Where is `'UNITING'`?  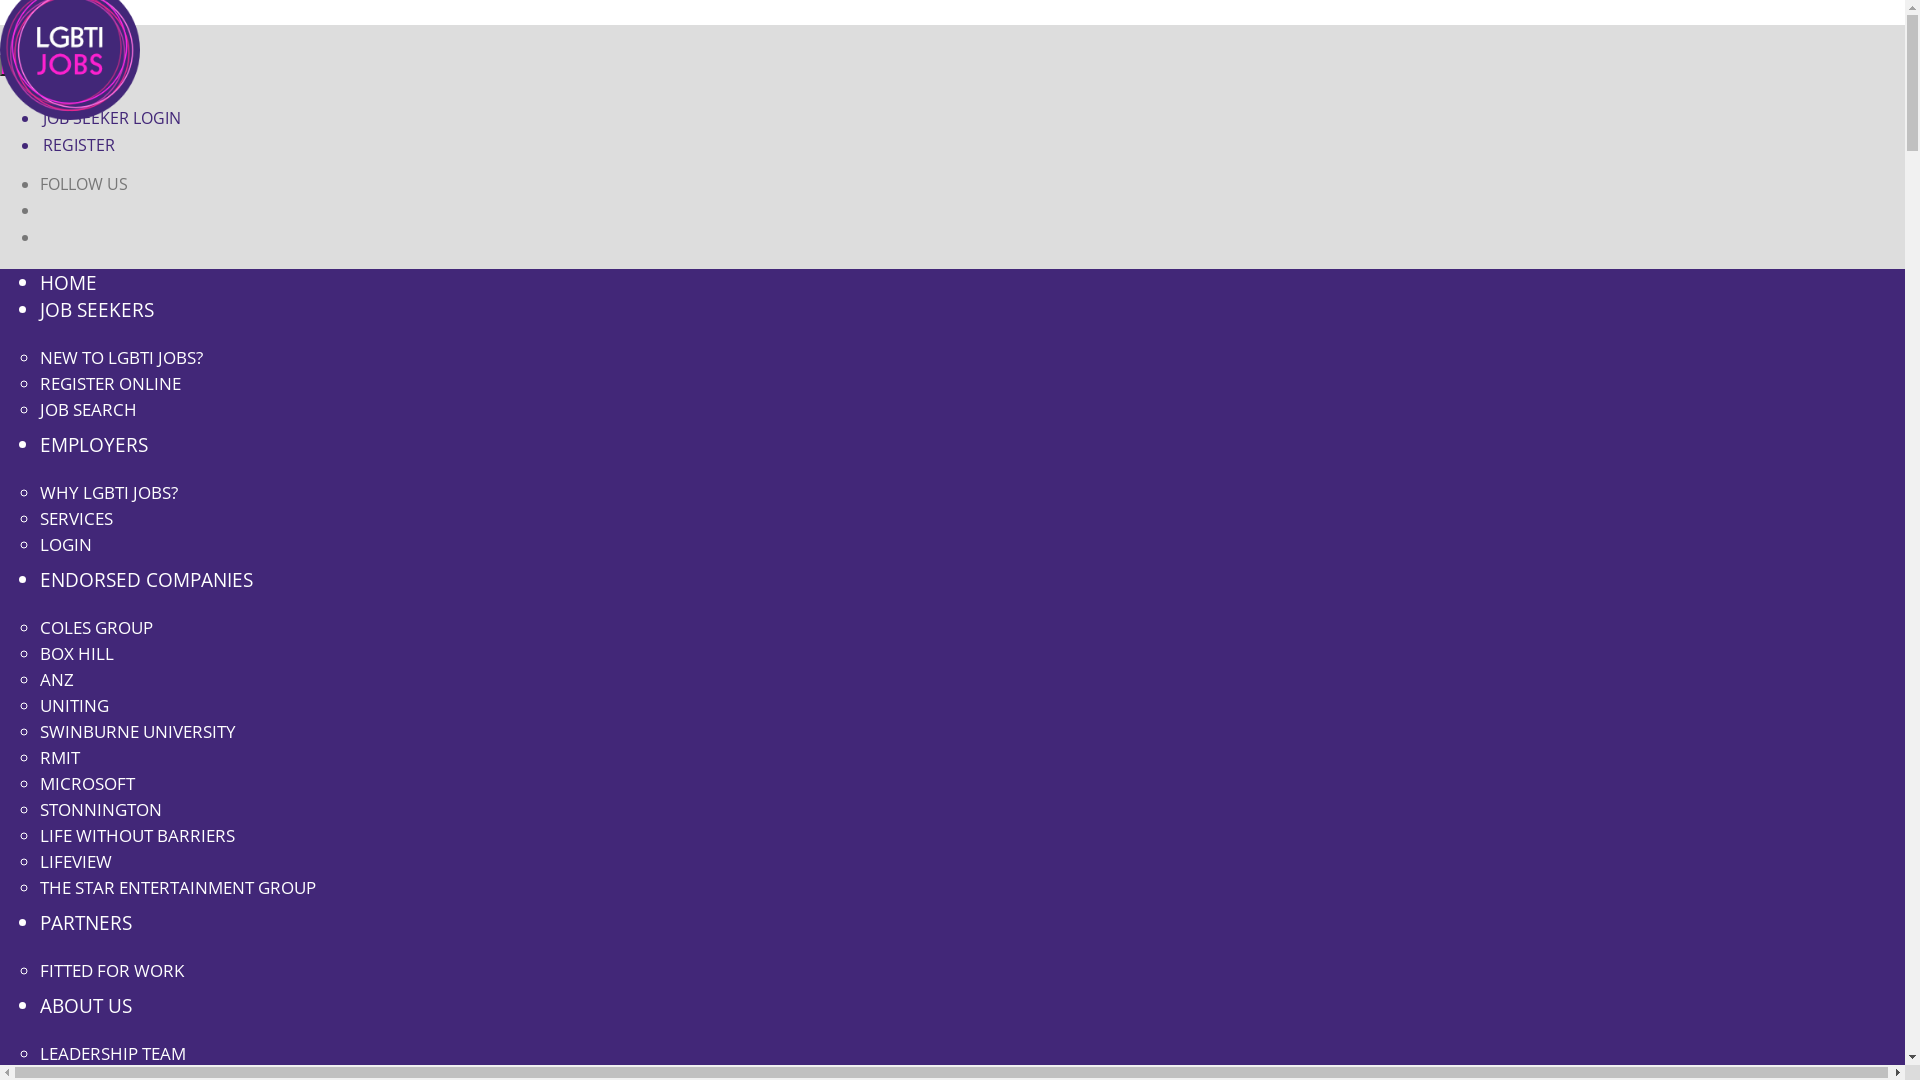
'UNITING' is located at coordinates (74, 704).